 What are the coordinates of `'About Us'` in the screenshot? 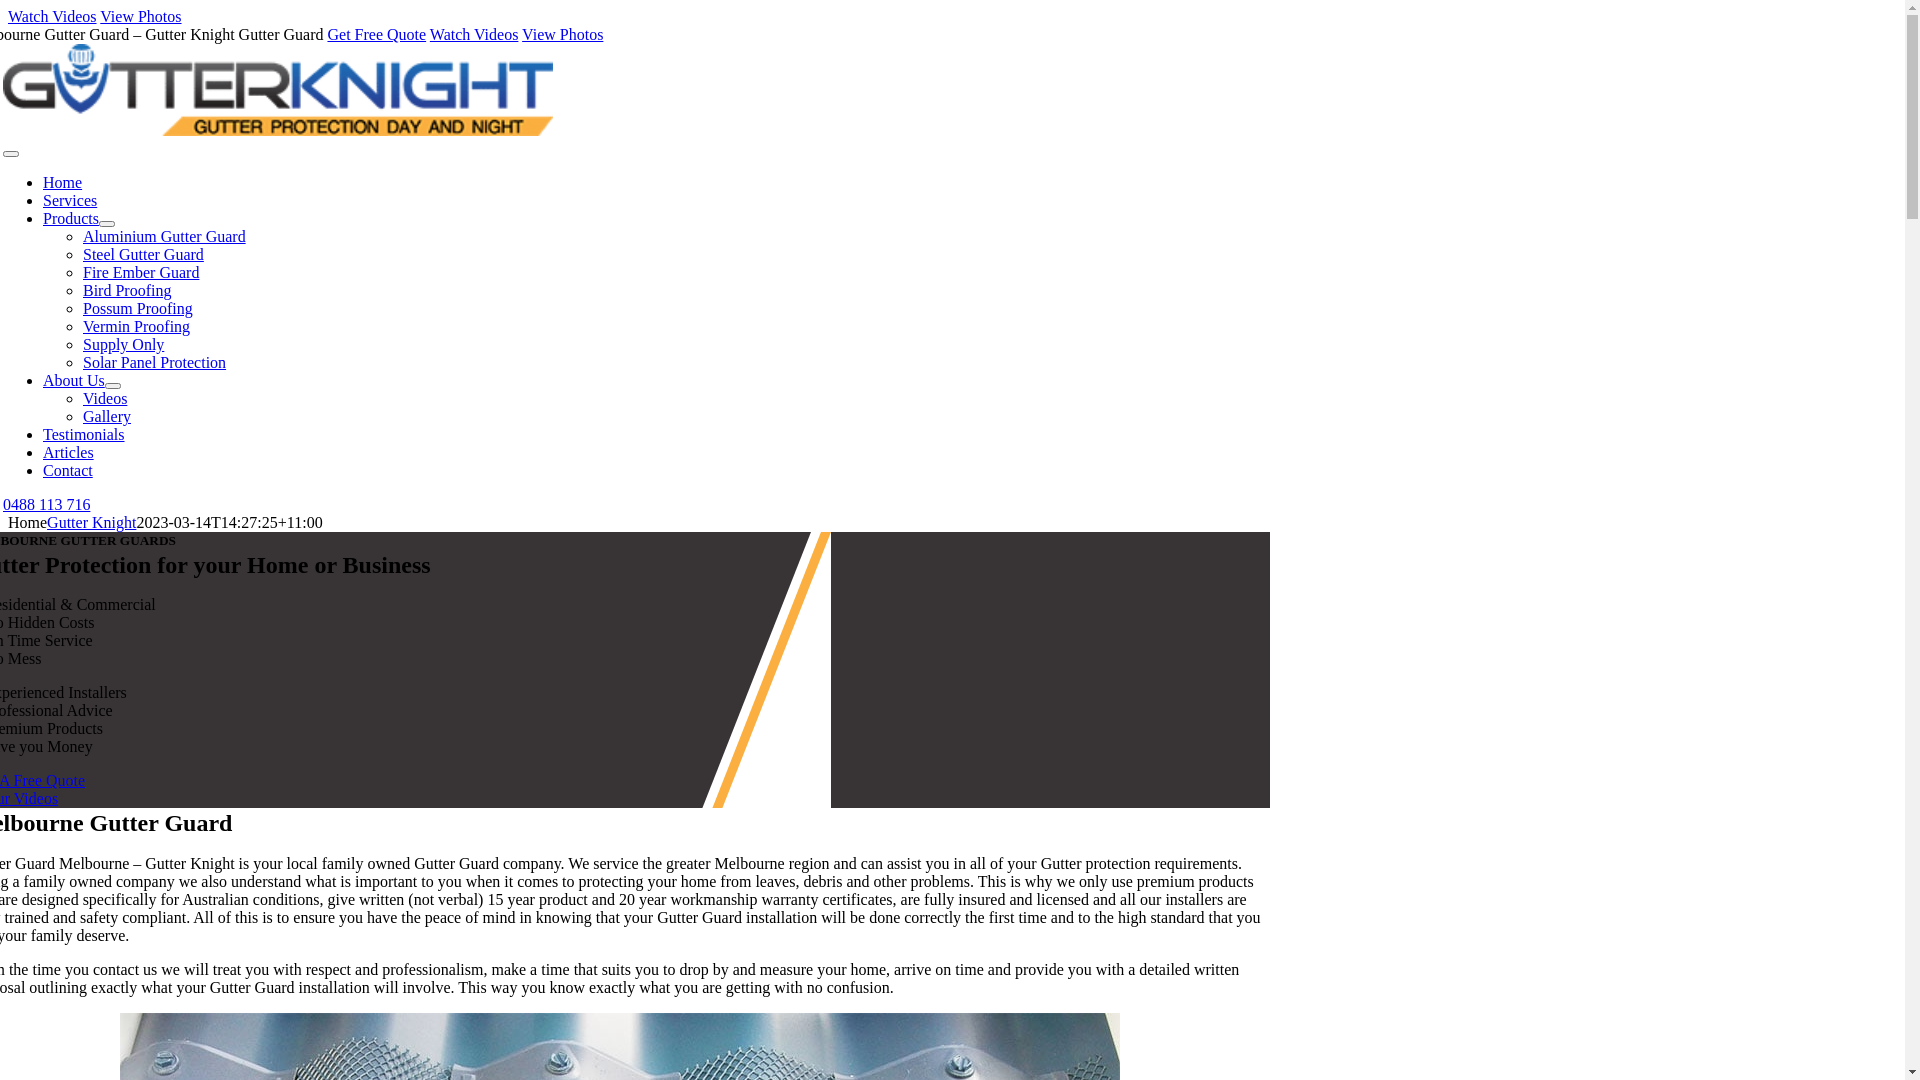 It's located at (73, 380).